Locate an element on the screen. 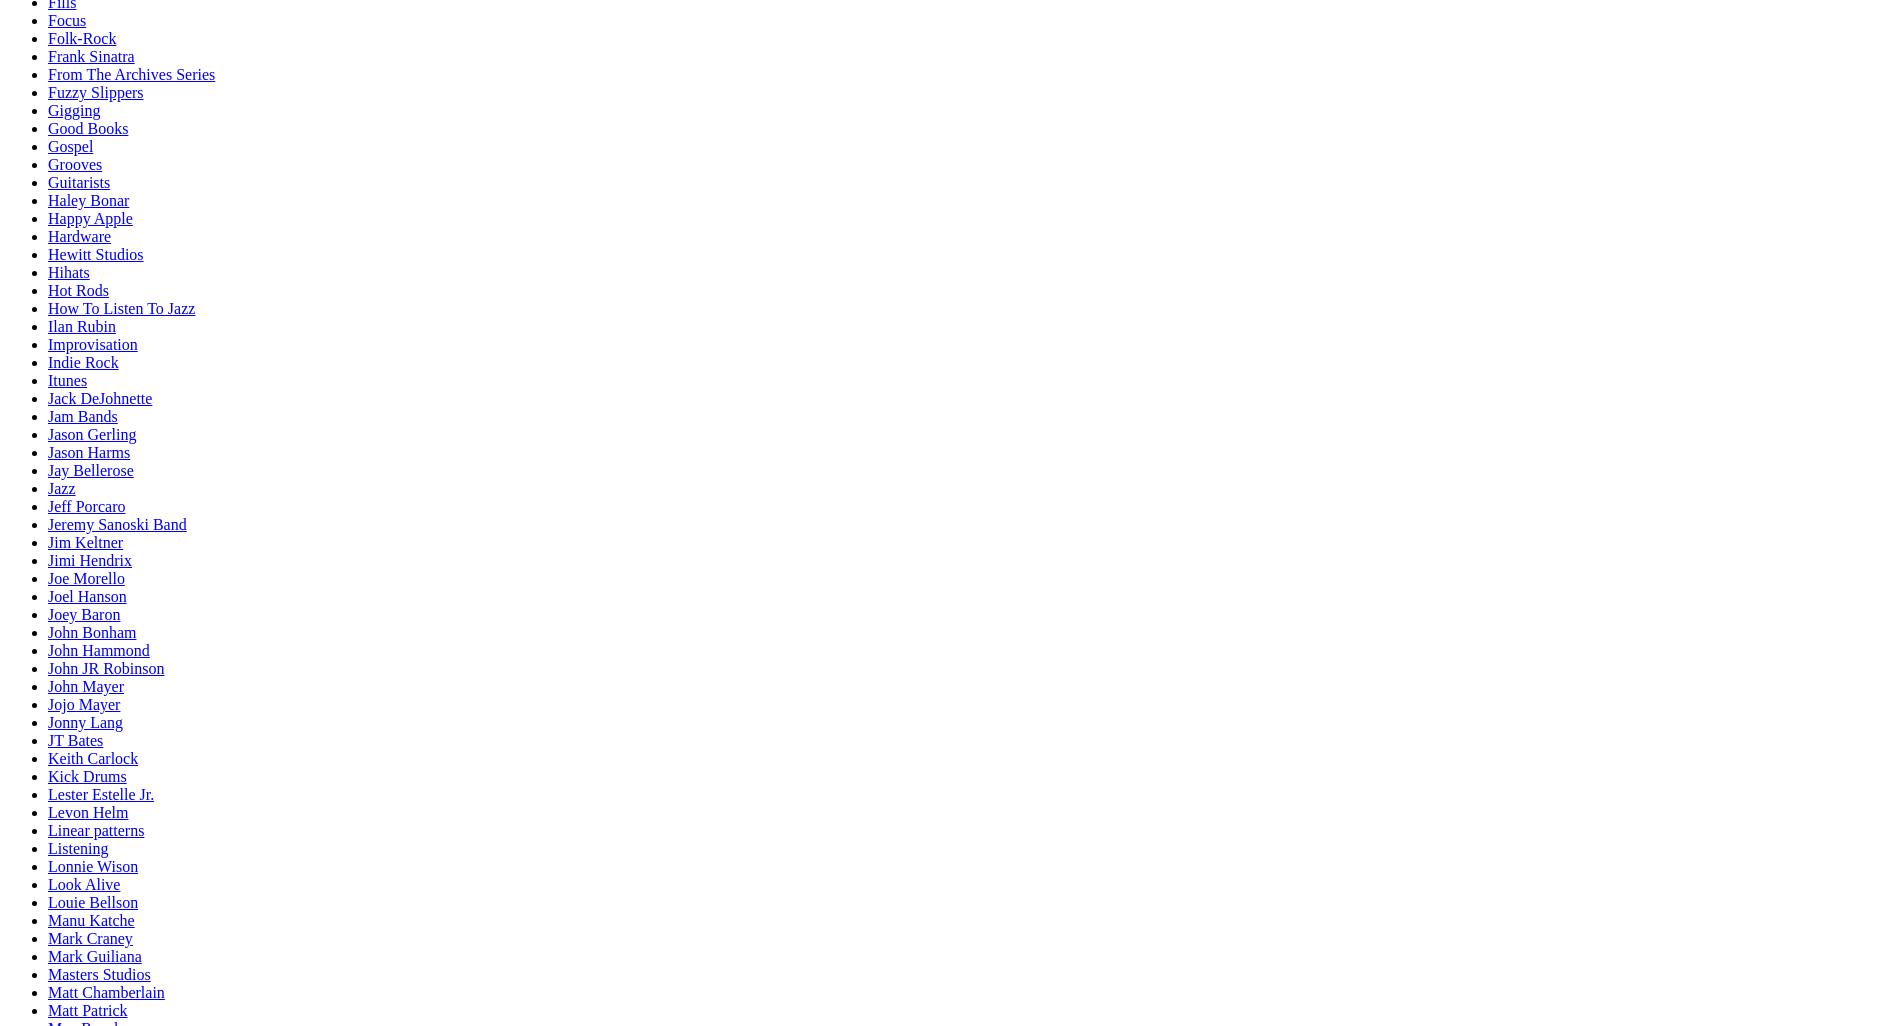 This screenshot has height=1026, width=1900. 'Gigging' is located at coordinates (48, 110).